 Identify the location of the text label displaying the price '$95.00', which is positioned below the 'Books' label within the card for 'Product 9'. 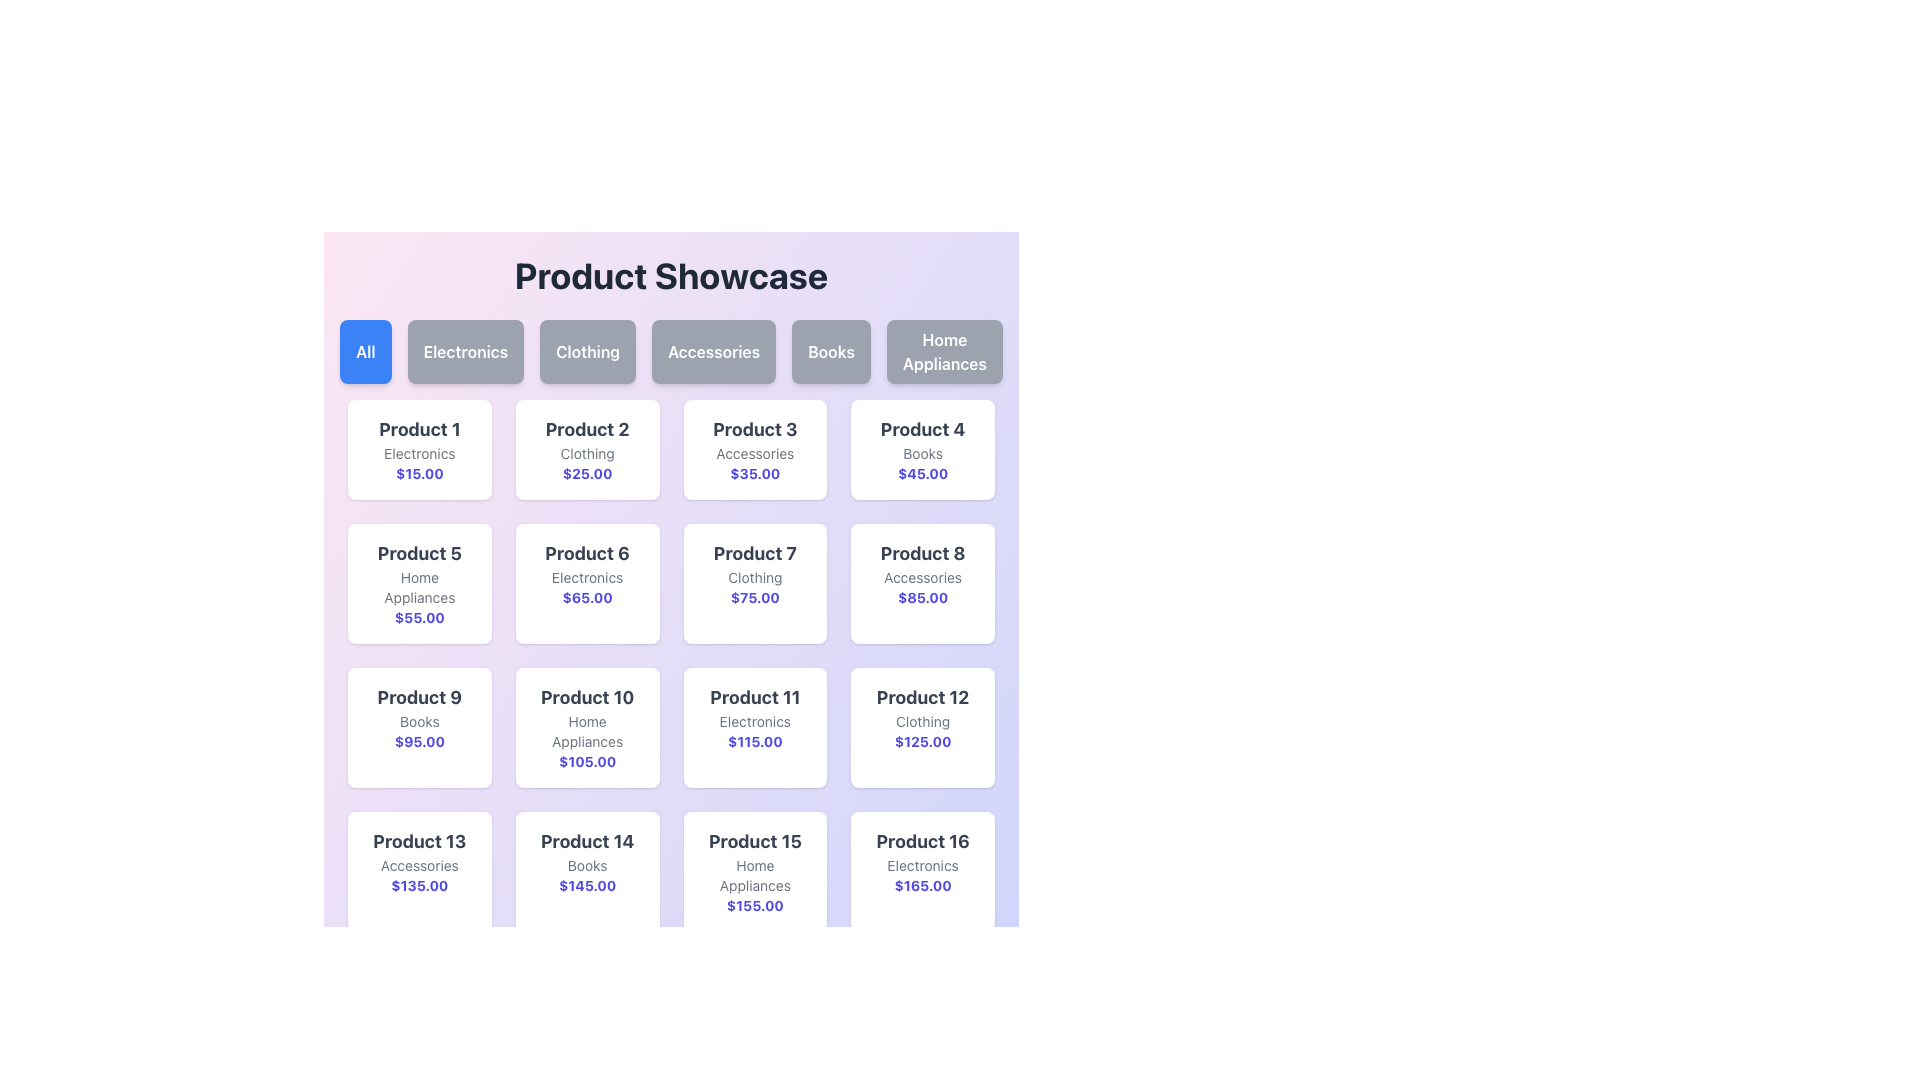
(418, 741).